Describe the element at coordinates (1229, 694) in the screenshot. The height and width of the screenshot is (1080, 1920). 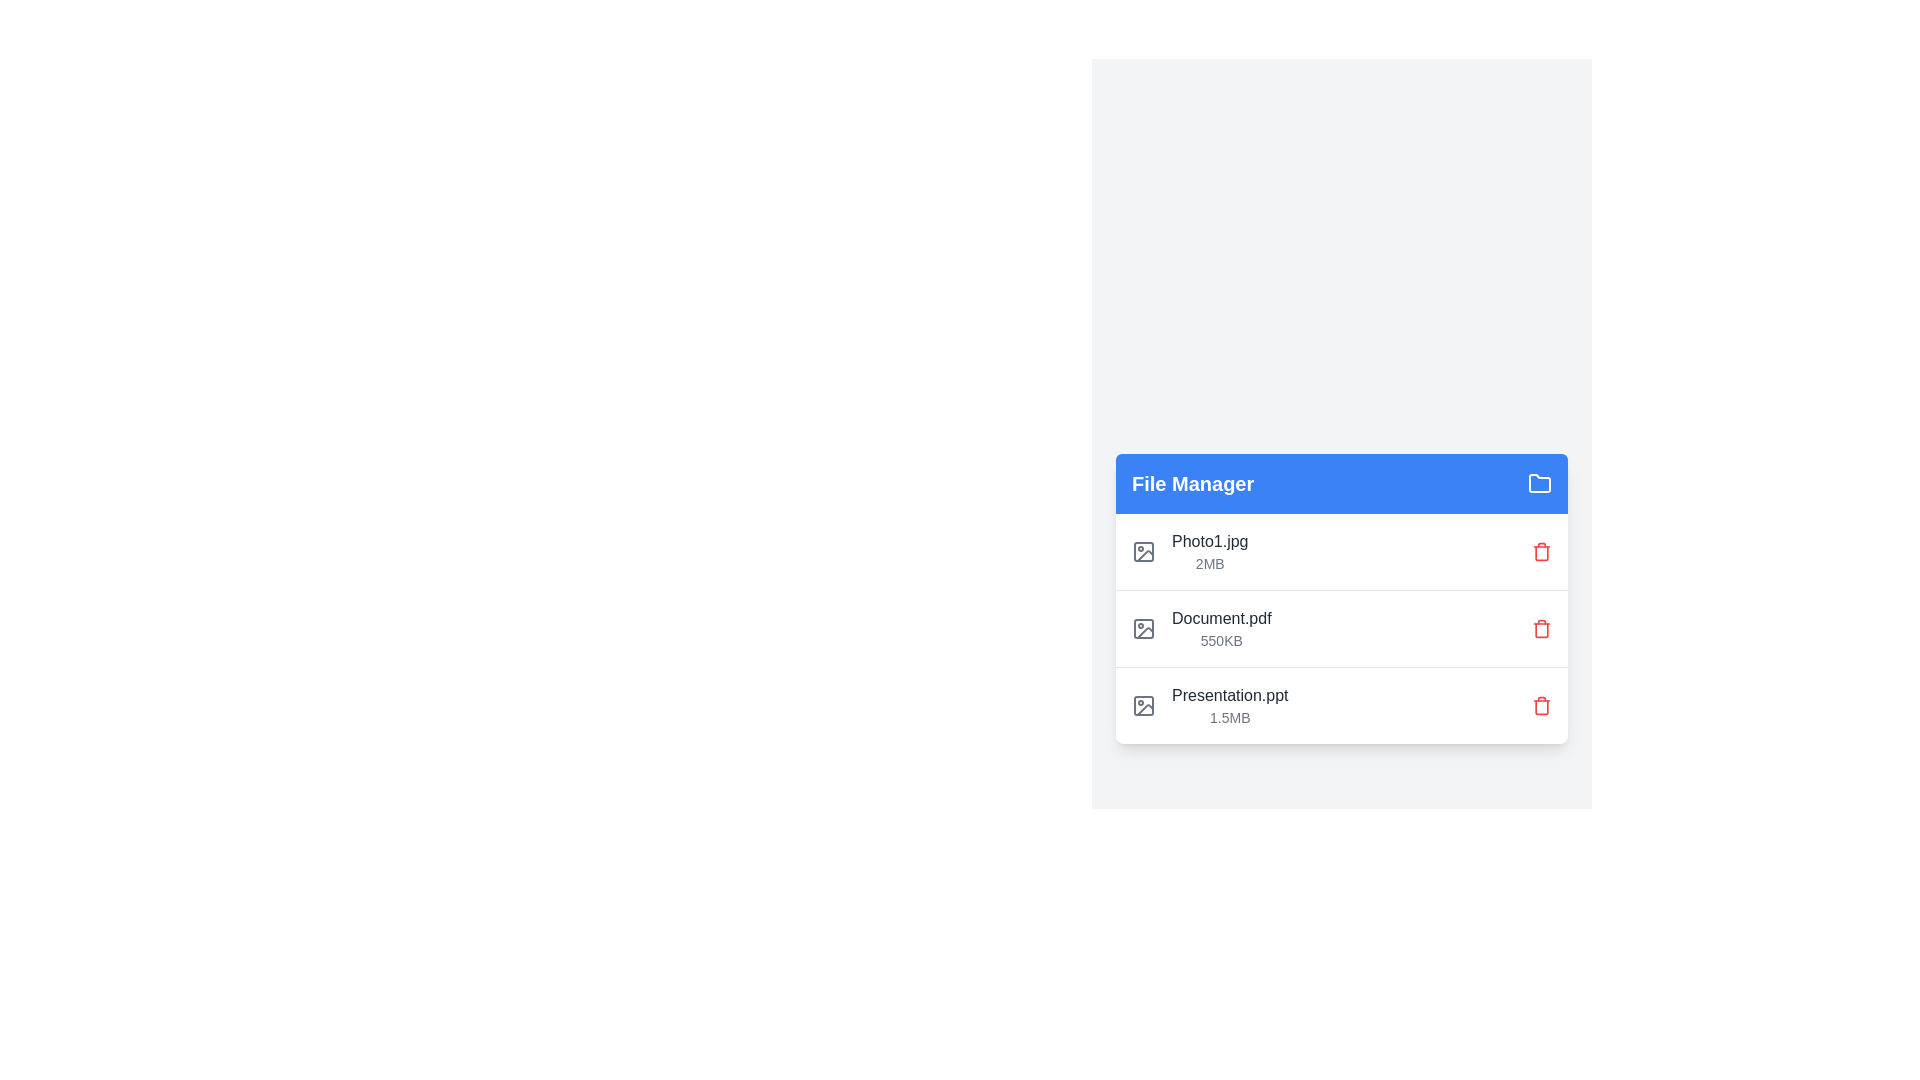
I see `the text label 'Presentation.ppt' styled in dark grey font within the file list context` at that location.